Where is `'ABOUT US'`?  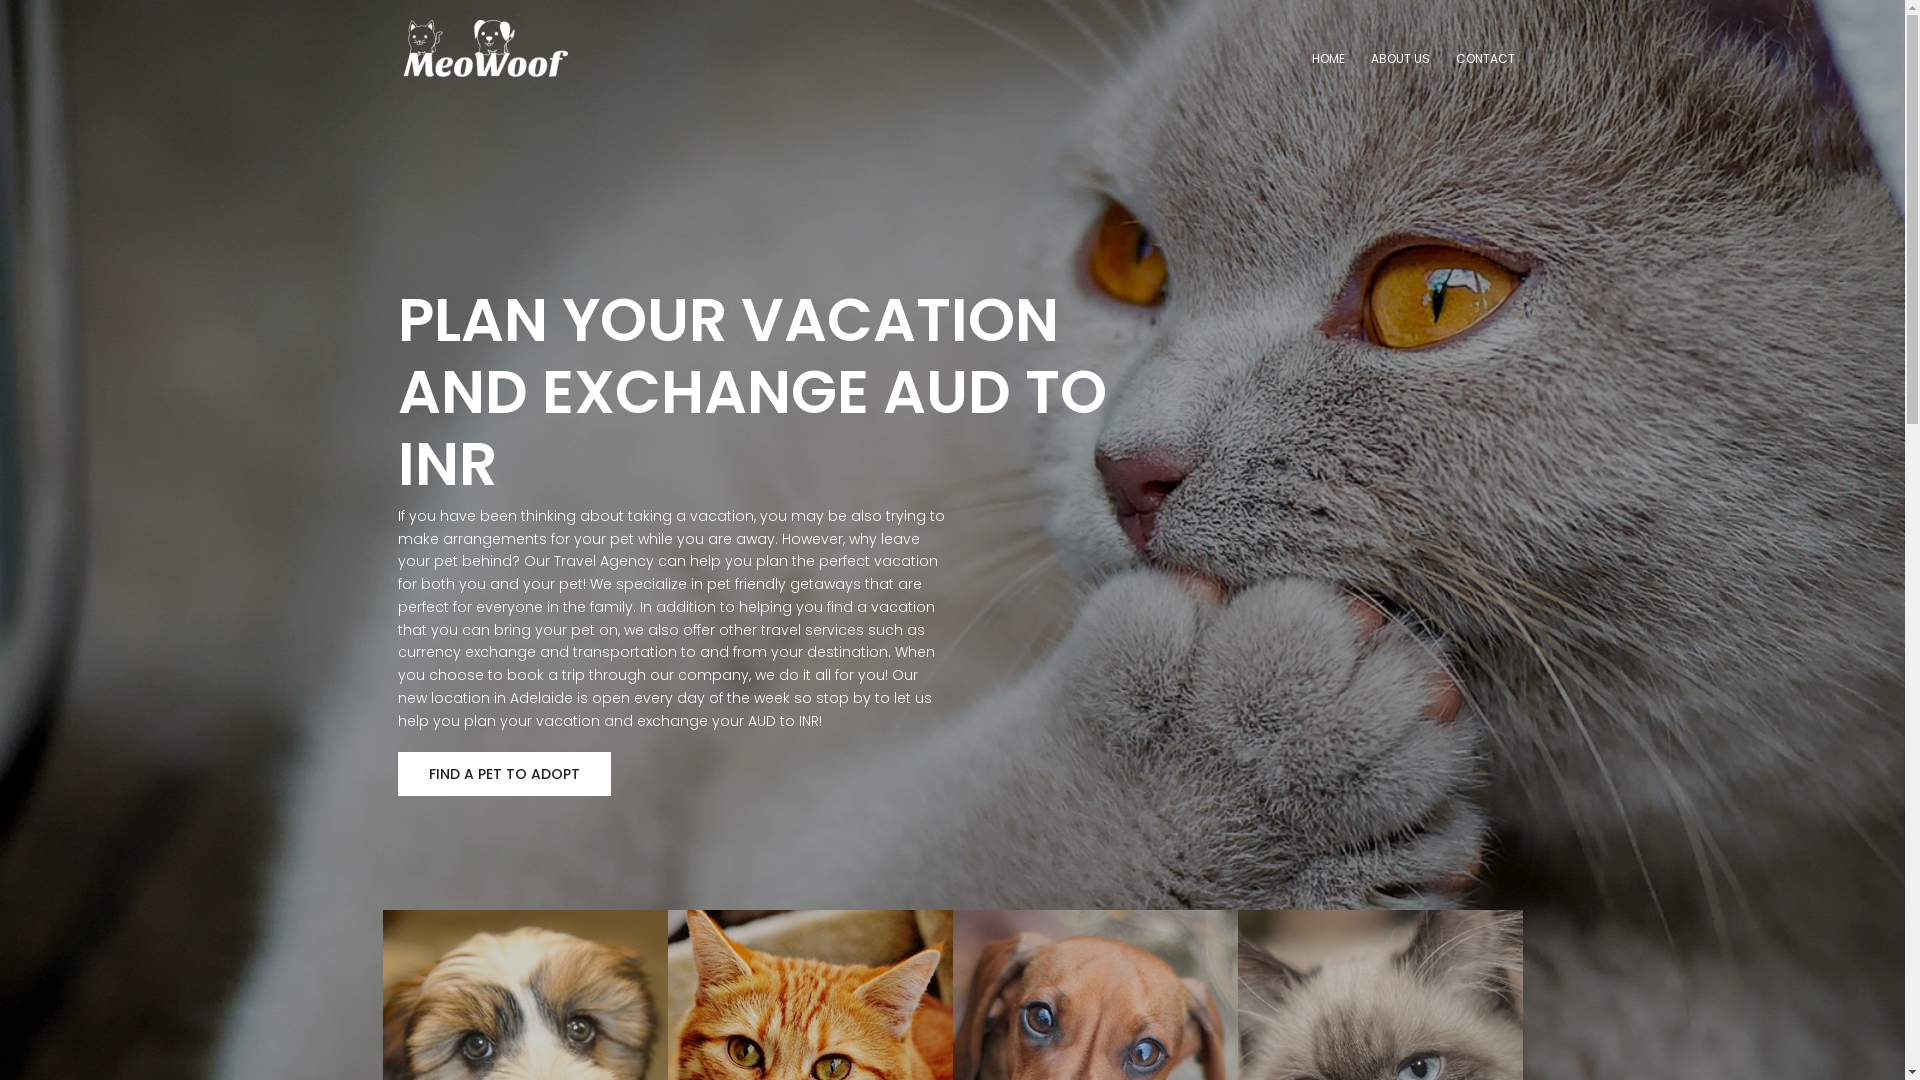 'ABOUT US' is located at coordinates (1398, 58).